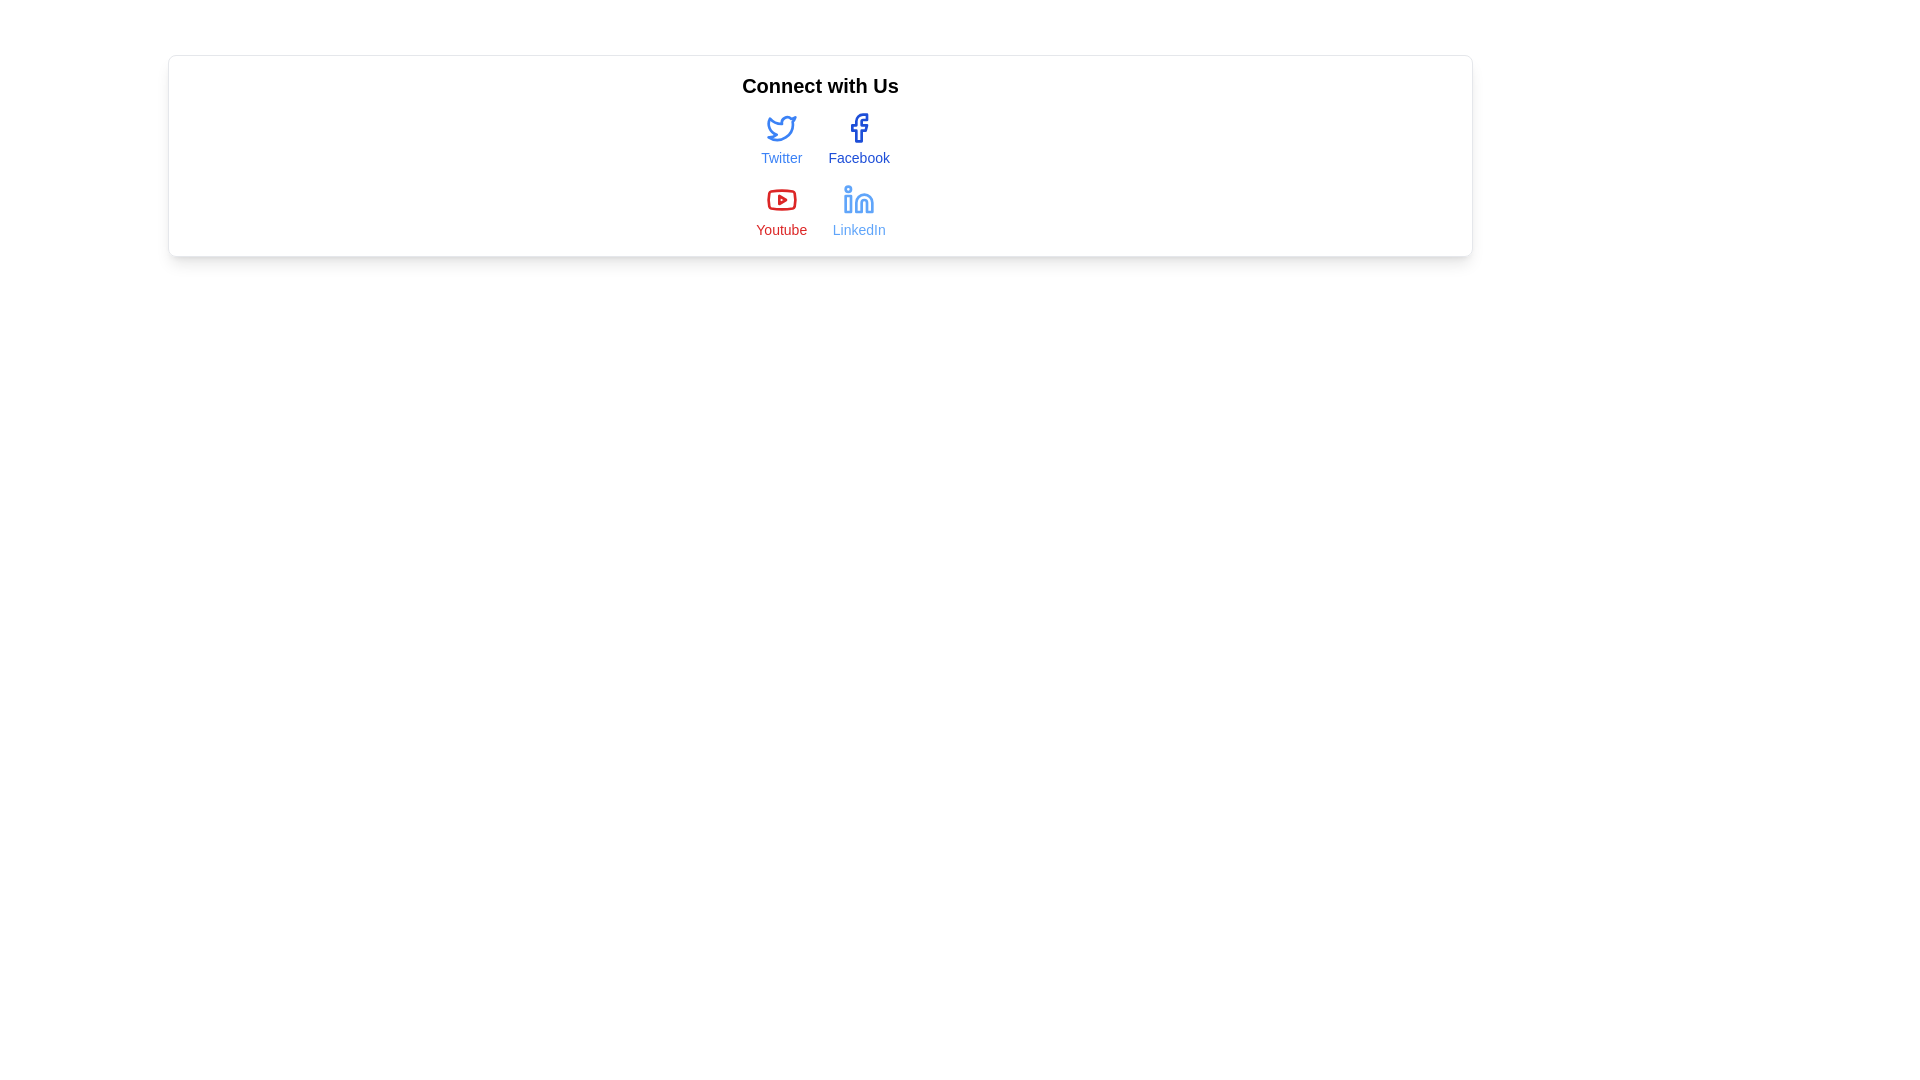  What do you see at coordinates (859, 212) in the screenshot?
I see `the blue-colored hyperlinked text 'LinkedIn' with the LinkedIn icon` at bounding box center [859, 212].